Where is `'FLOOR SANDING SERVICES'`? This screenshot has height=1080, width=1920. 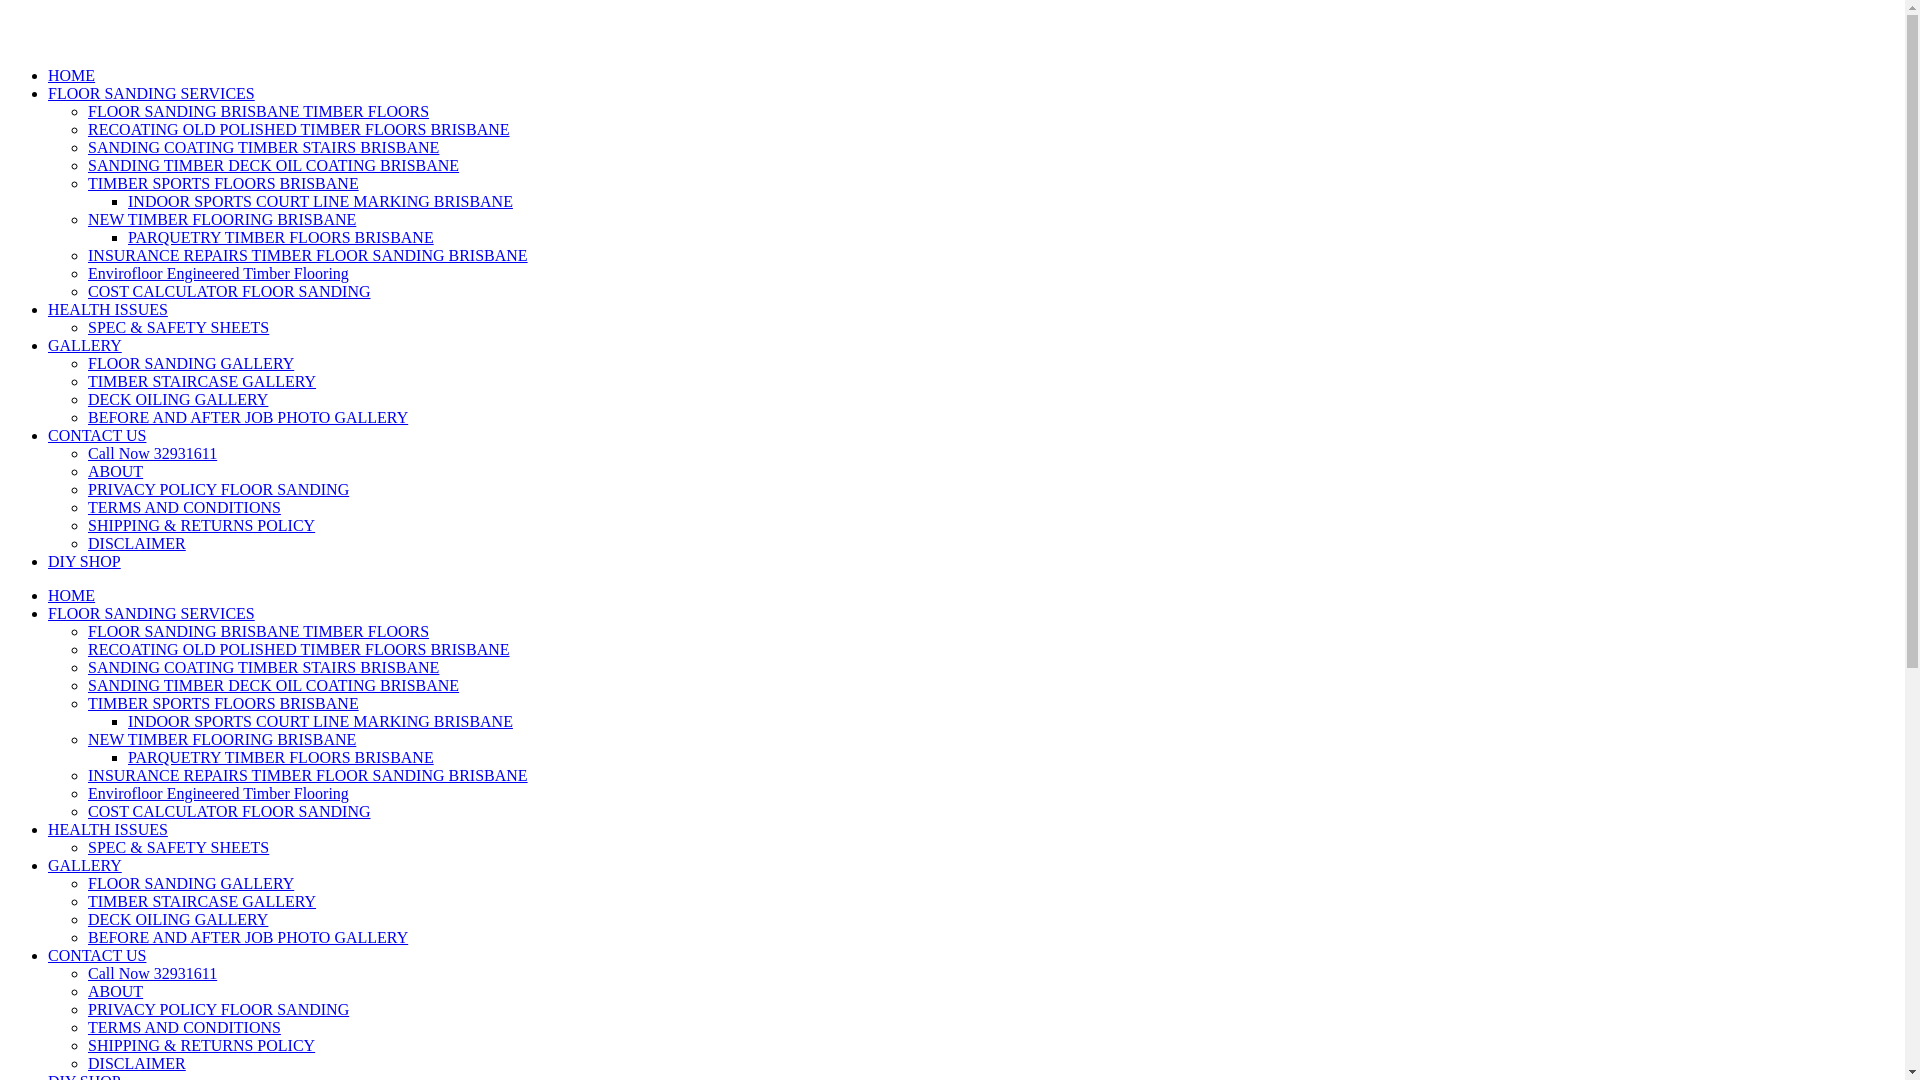
'FLOOR SANDING SERVICES' is located at coordinates (48, 93).